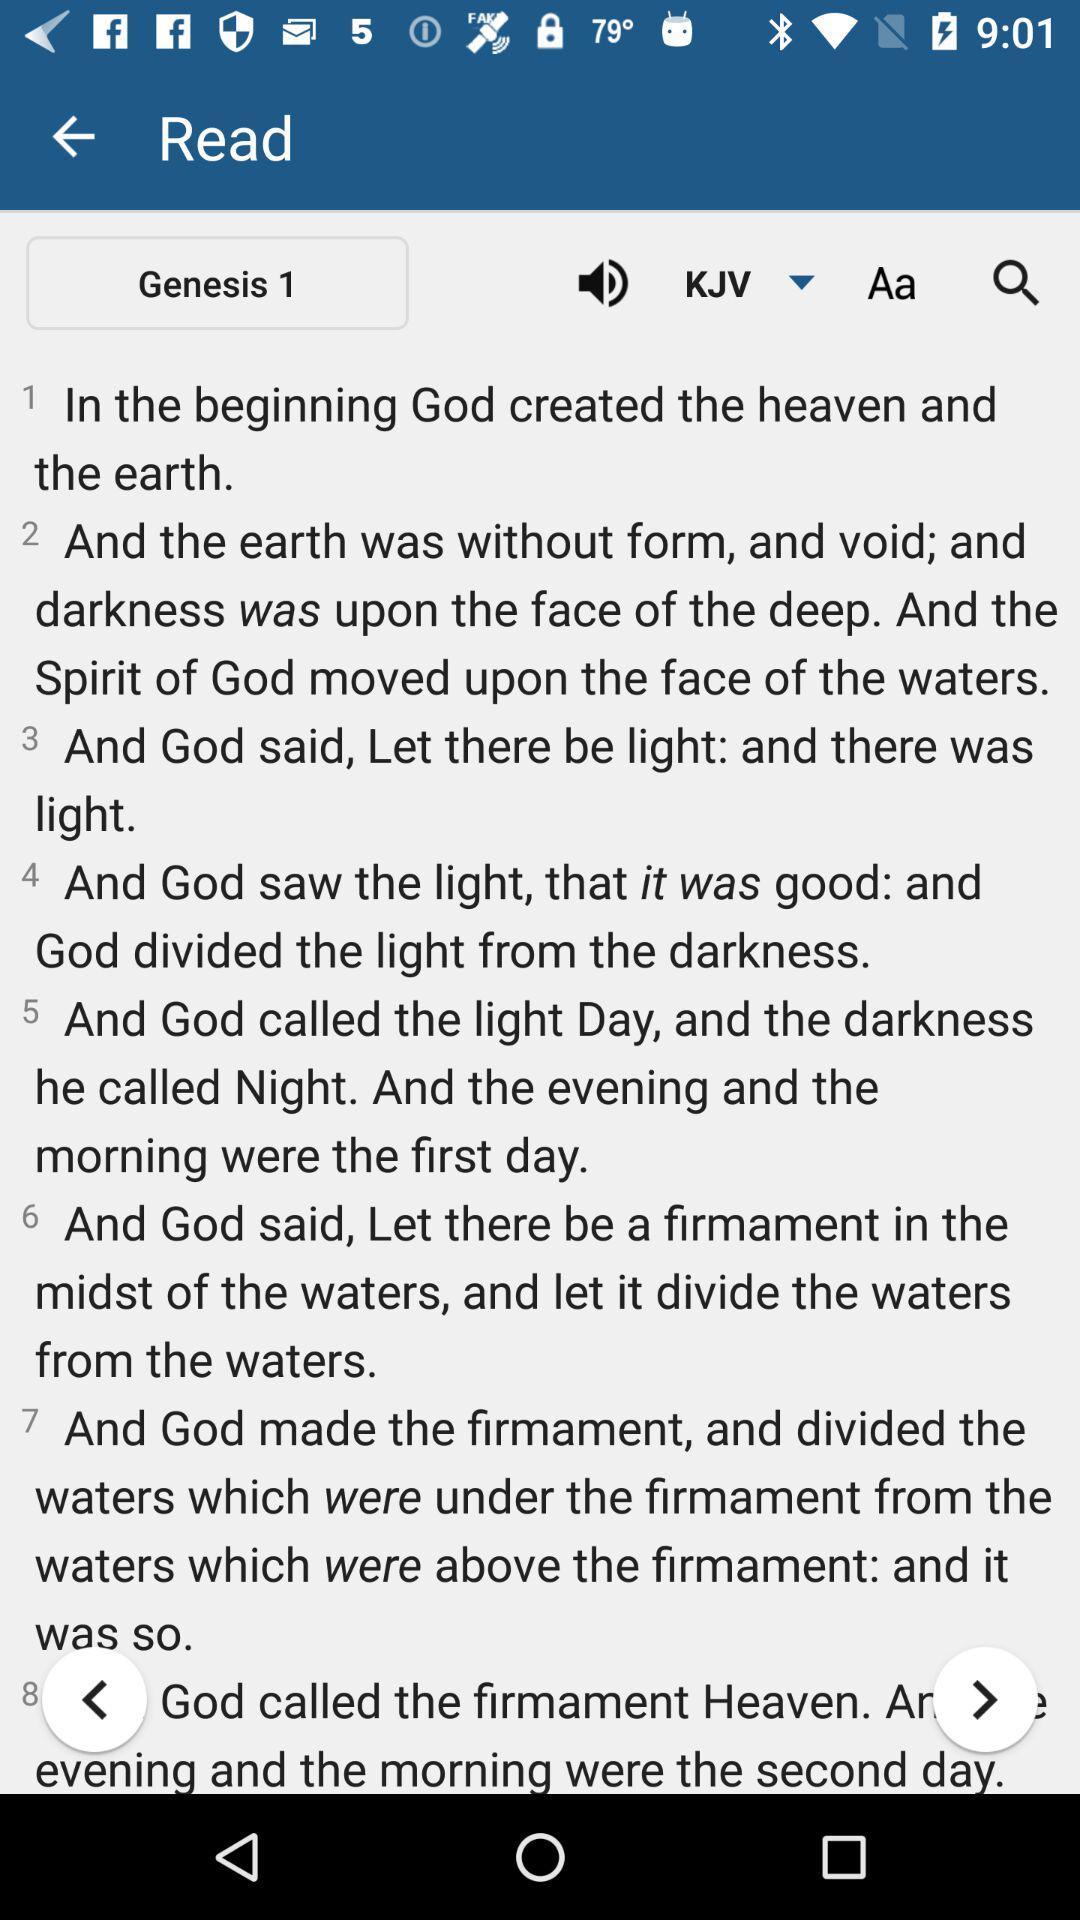  What do you see at coordinates (94, 1698) in the screenshot?
I see `the arrow_backward icon` at bounding box center [94, 1698].